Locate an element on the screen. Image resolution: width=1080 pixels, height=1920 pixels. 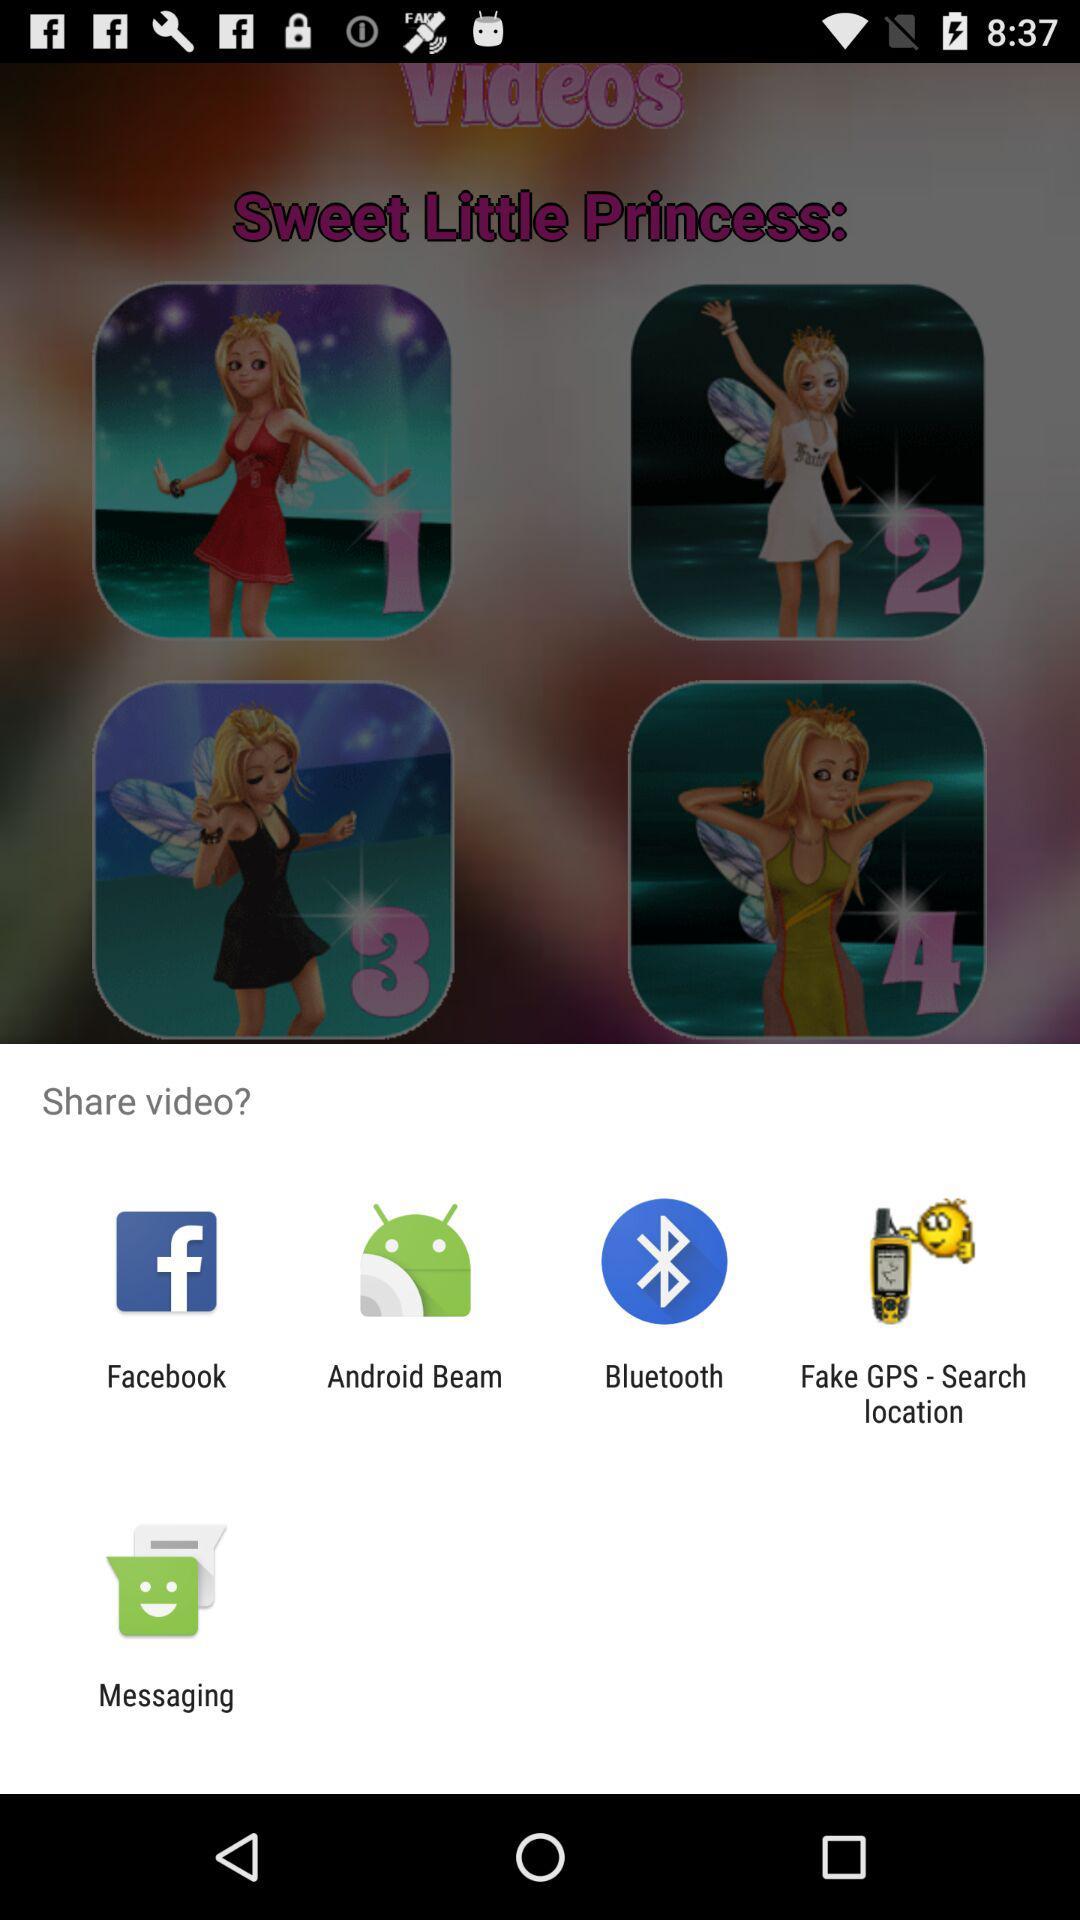
the android beam is located at coordinates (414, 1392).